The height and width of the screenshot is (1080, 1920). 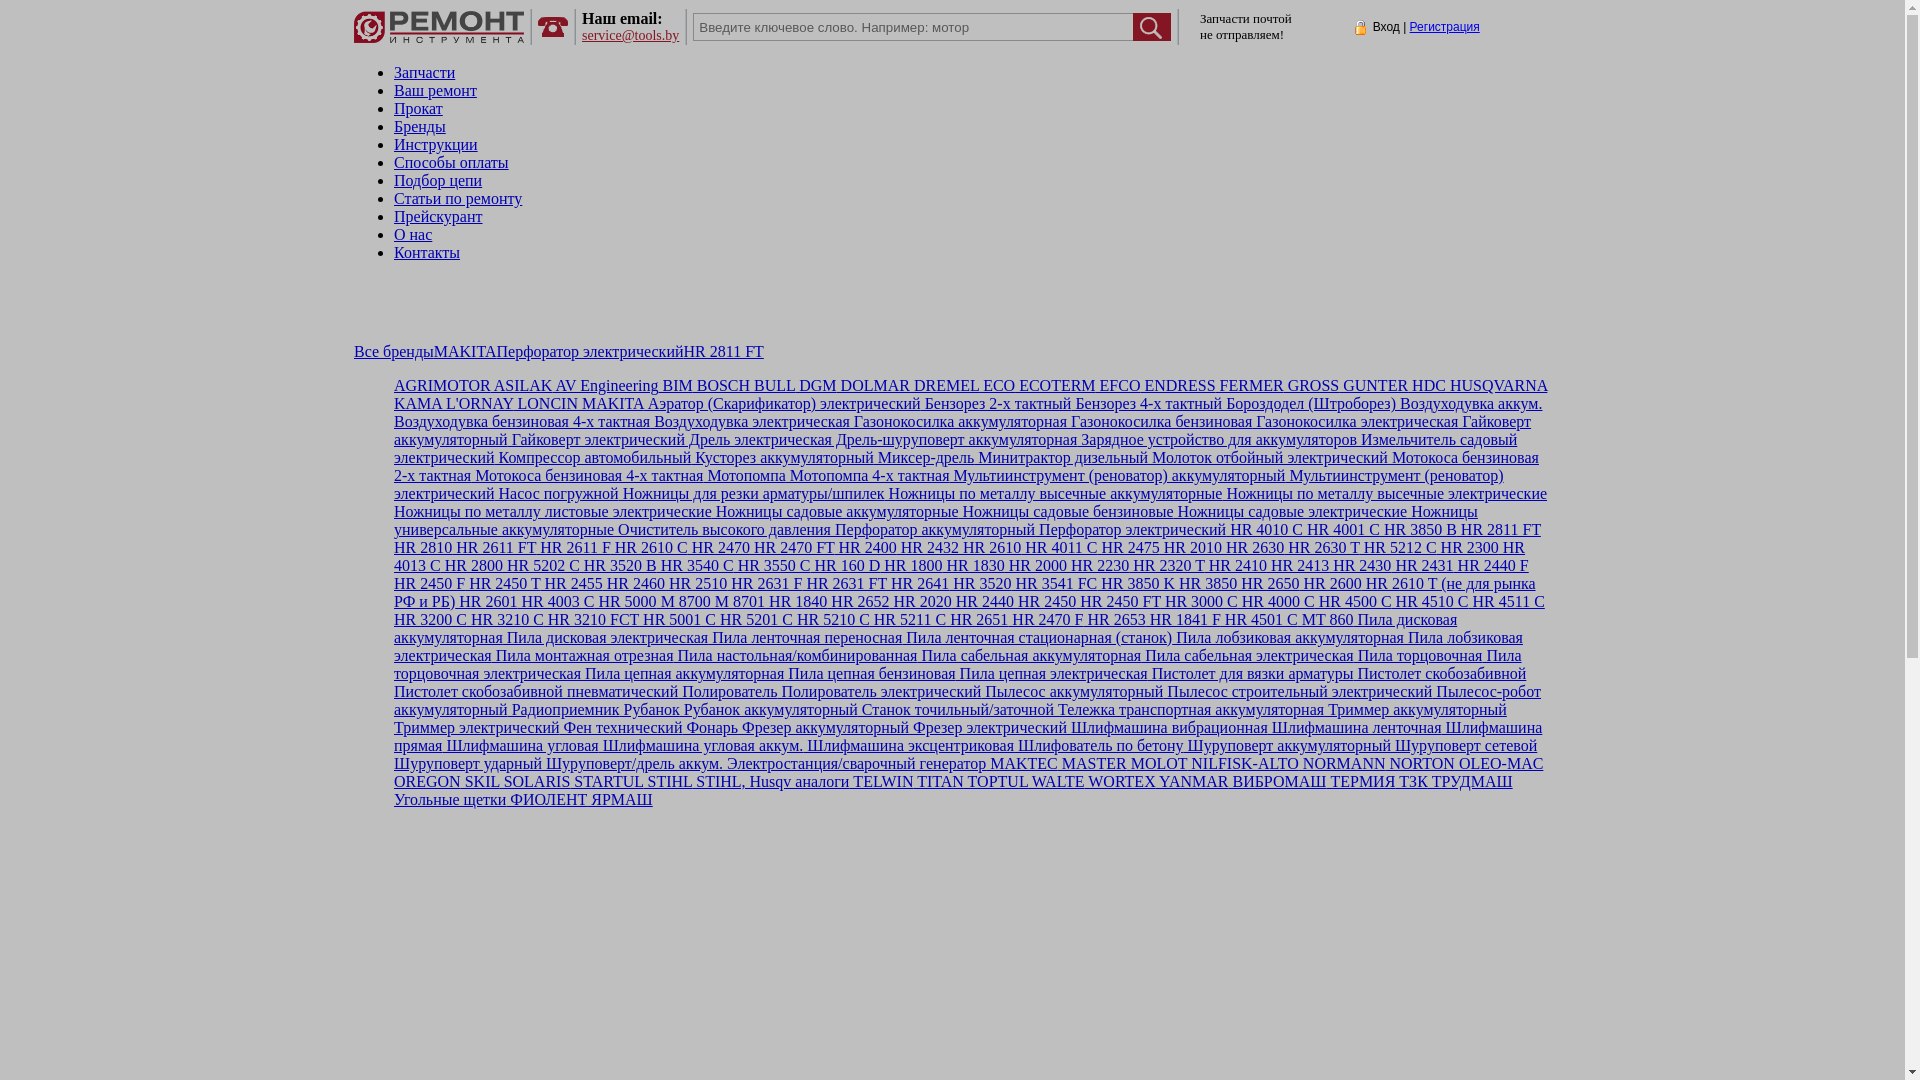 I want to click on 'HR 2000', so click(x=1036, y=565).